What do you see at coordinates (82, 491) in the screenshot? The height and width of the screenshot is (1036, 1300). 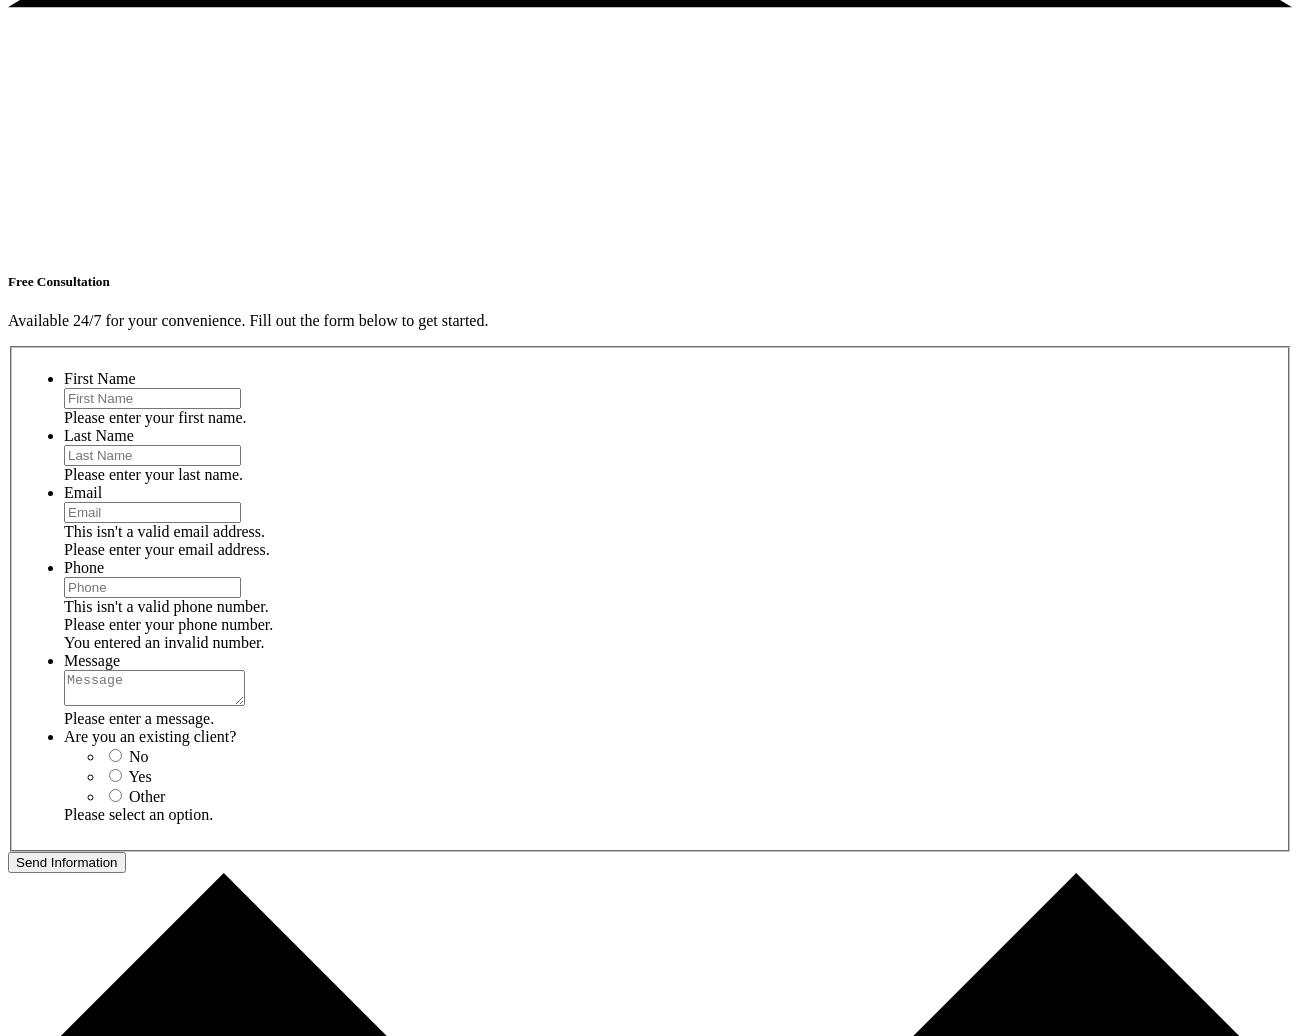 I see `'Email'` at bounding box center [82, 491].